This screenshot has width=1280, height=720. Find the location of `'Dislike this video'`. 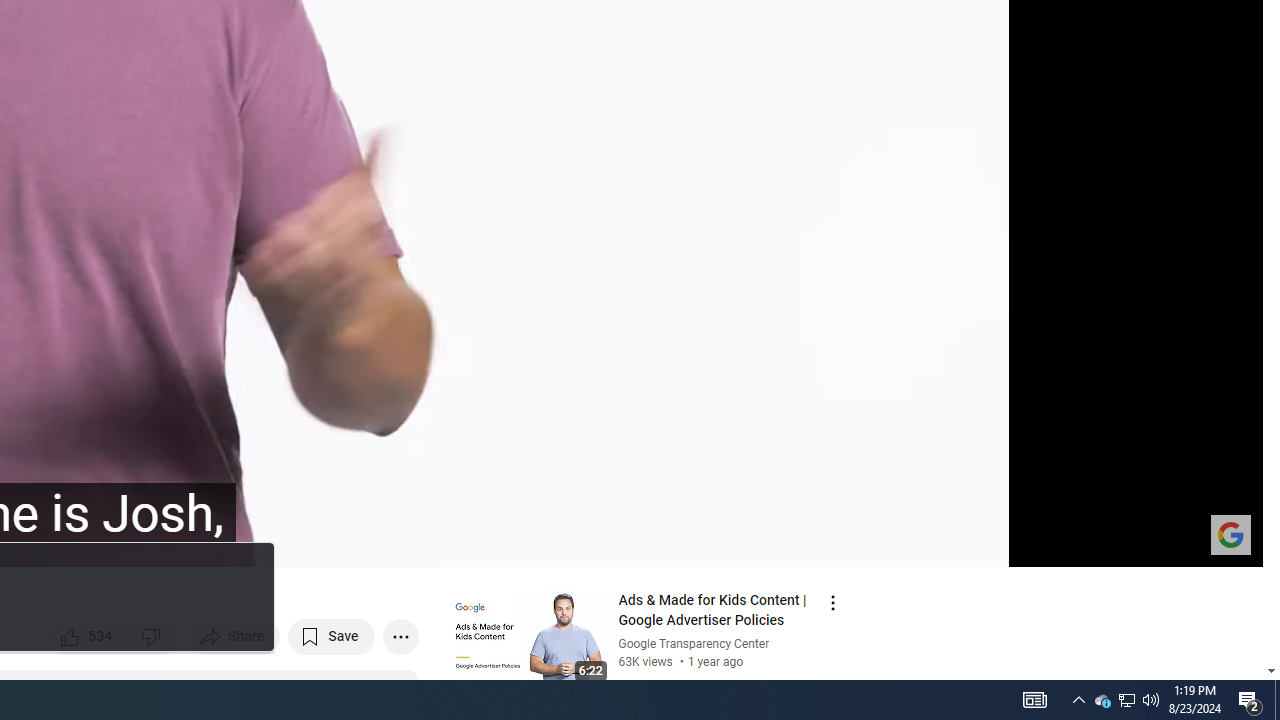

'Dislike this video' is located at coordinates (153, 636).